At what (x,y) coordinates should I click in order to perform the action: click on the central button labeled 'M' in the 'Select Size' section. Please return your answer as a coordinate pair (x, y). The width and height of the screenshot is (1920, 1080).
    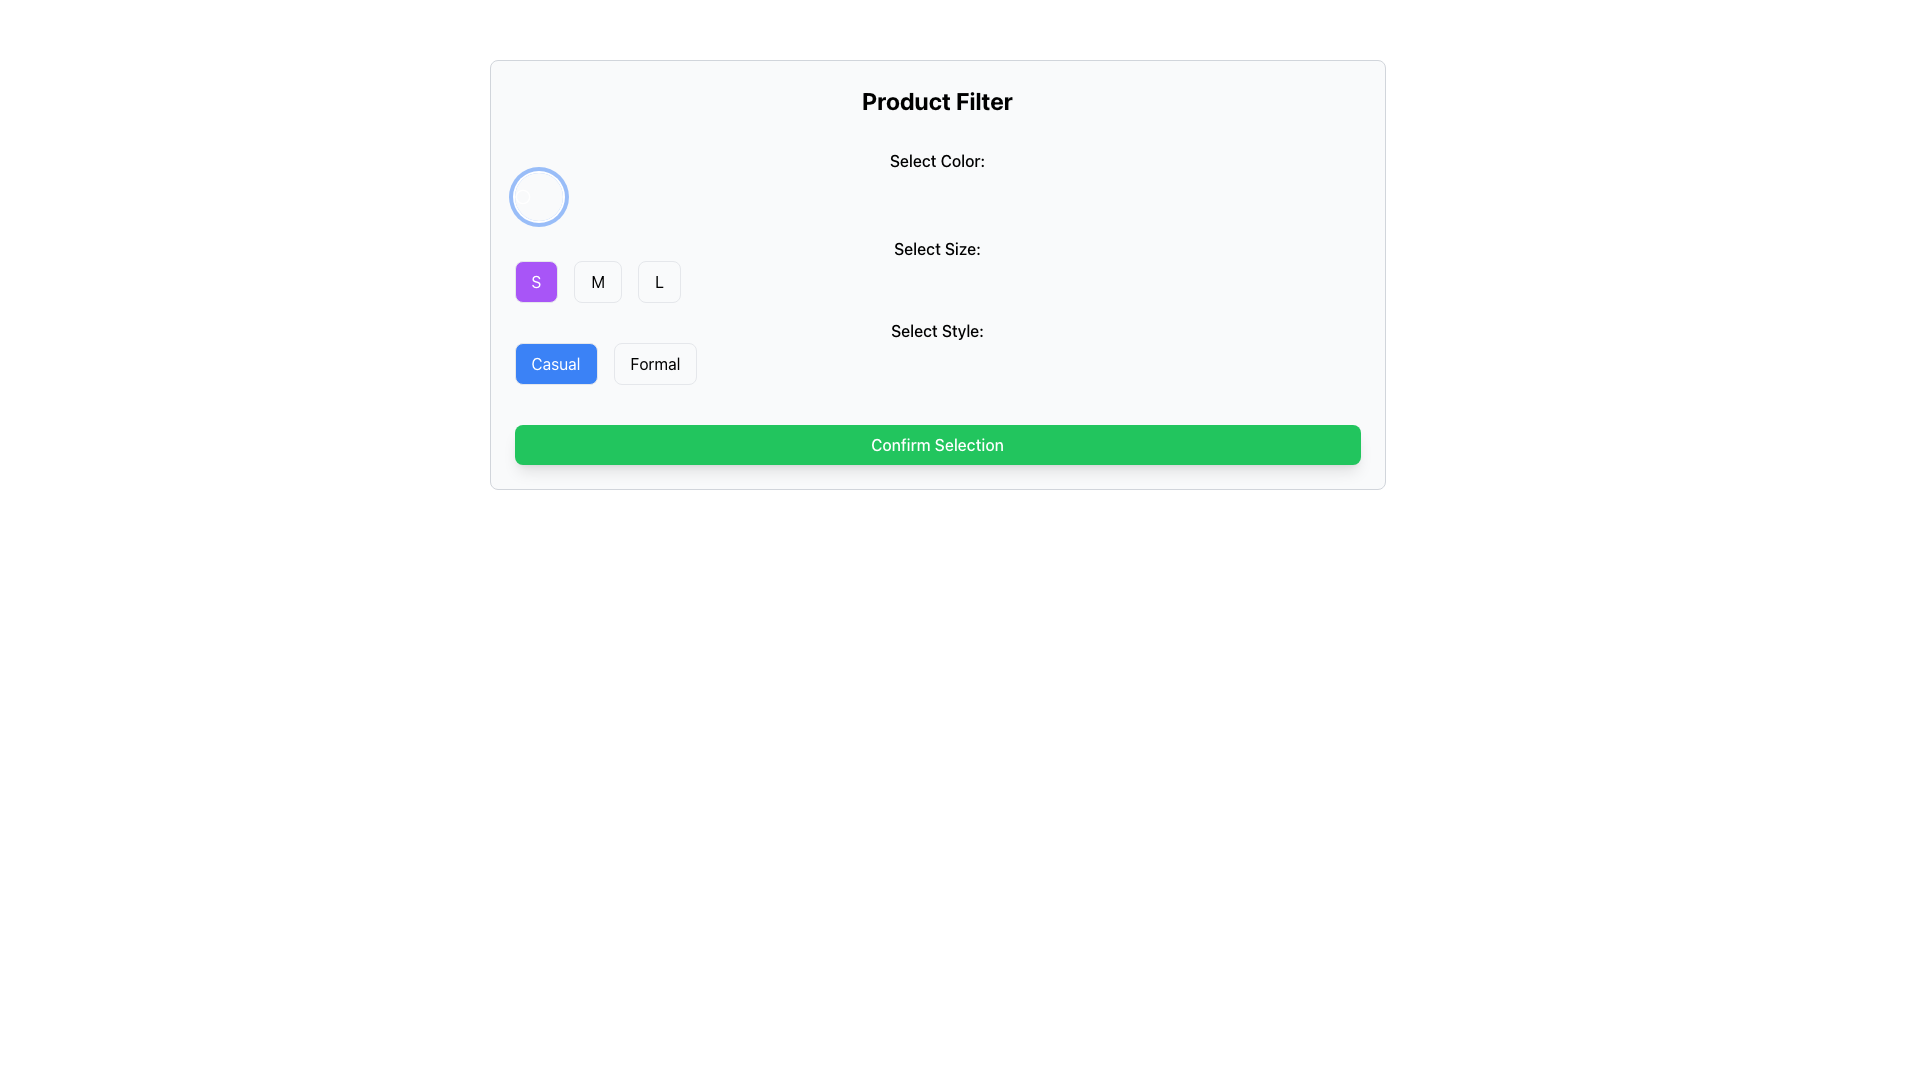
    Looking at the image, I should click on (597, 281).